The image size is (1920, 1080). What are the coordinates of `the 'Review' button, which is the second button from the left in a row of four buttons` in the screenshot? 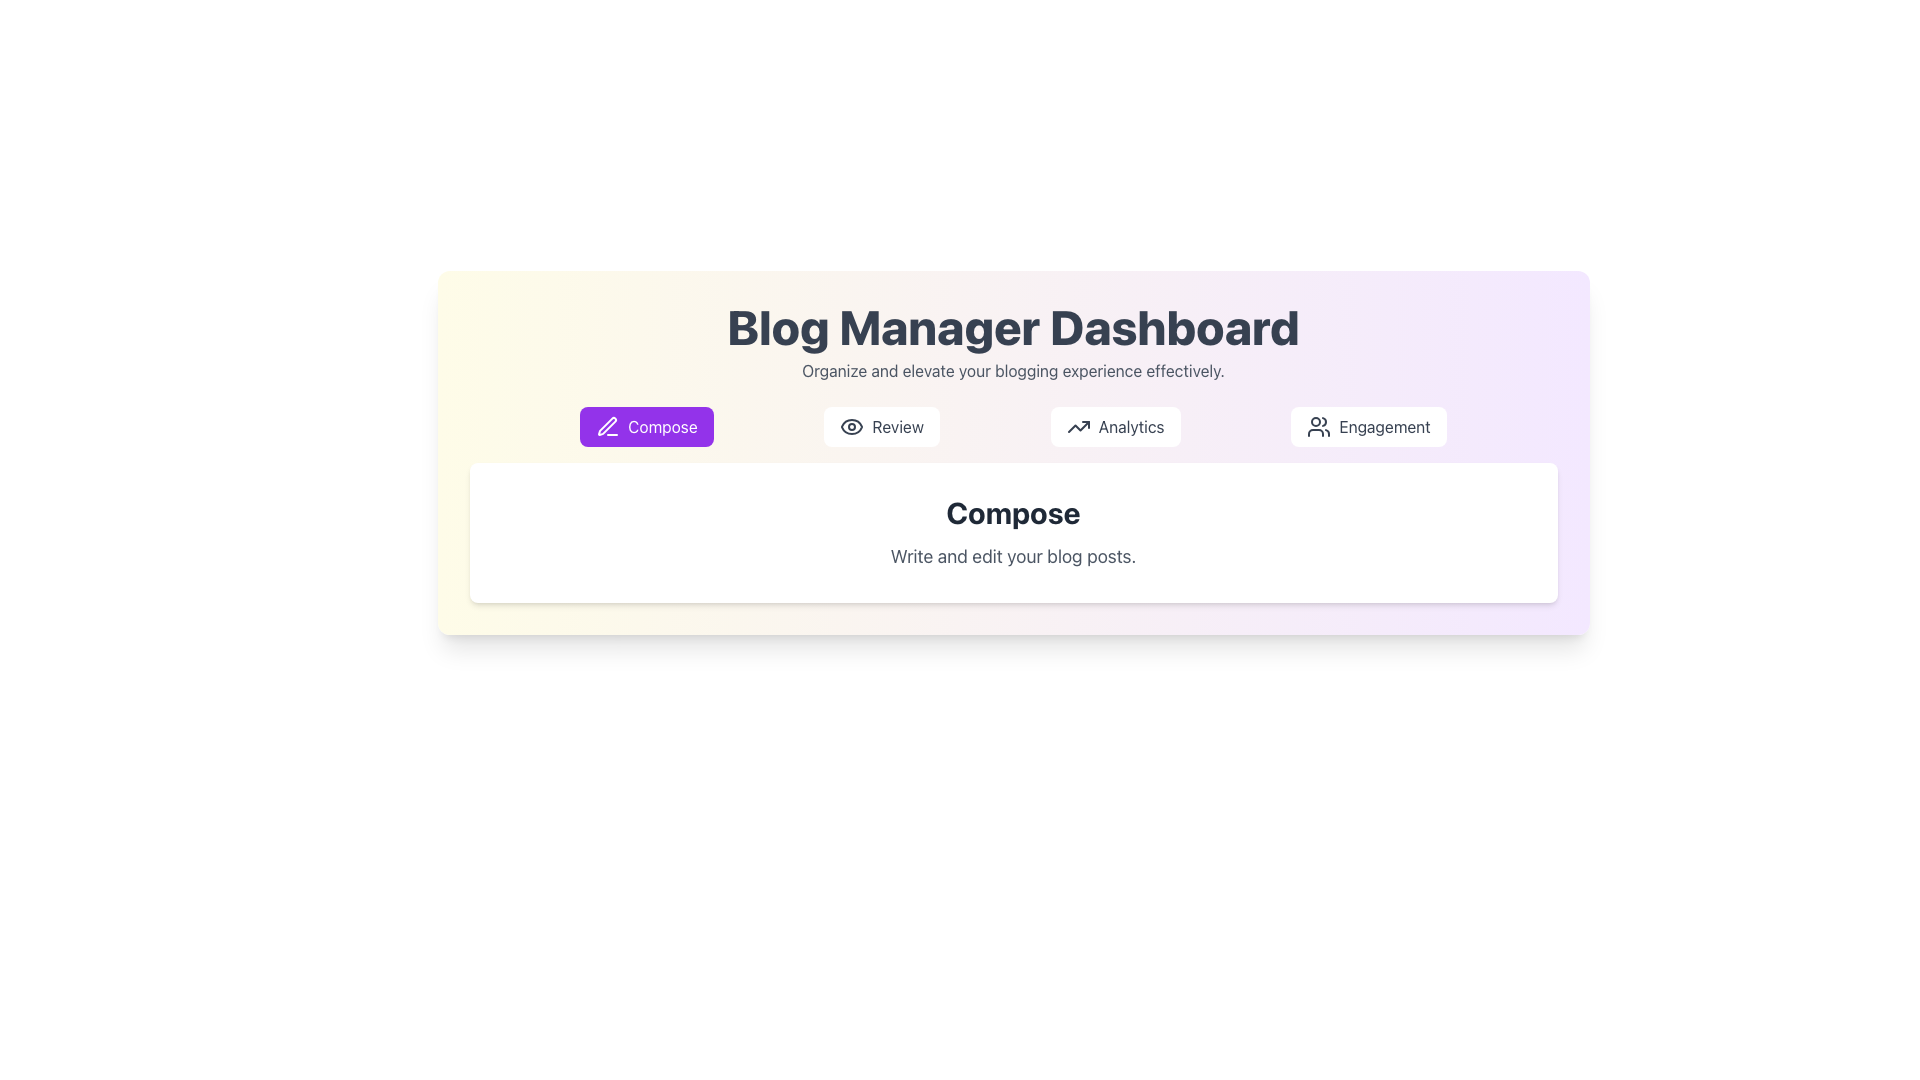 It's located at (881, 426).